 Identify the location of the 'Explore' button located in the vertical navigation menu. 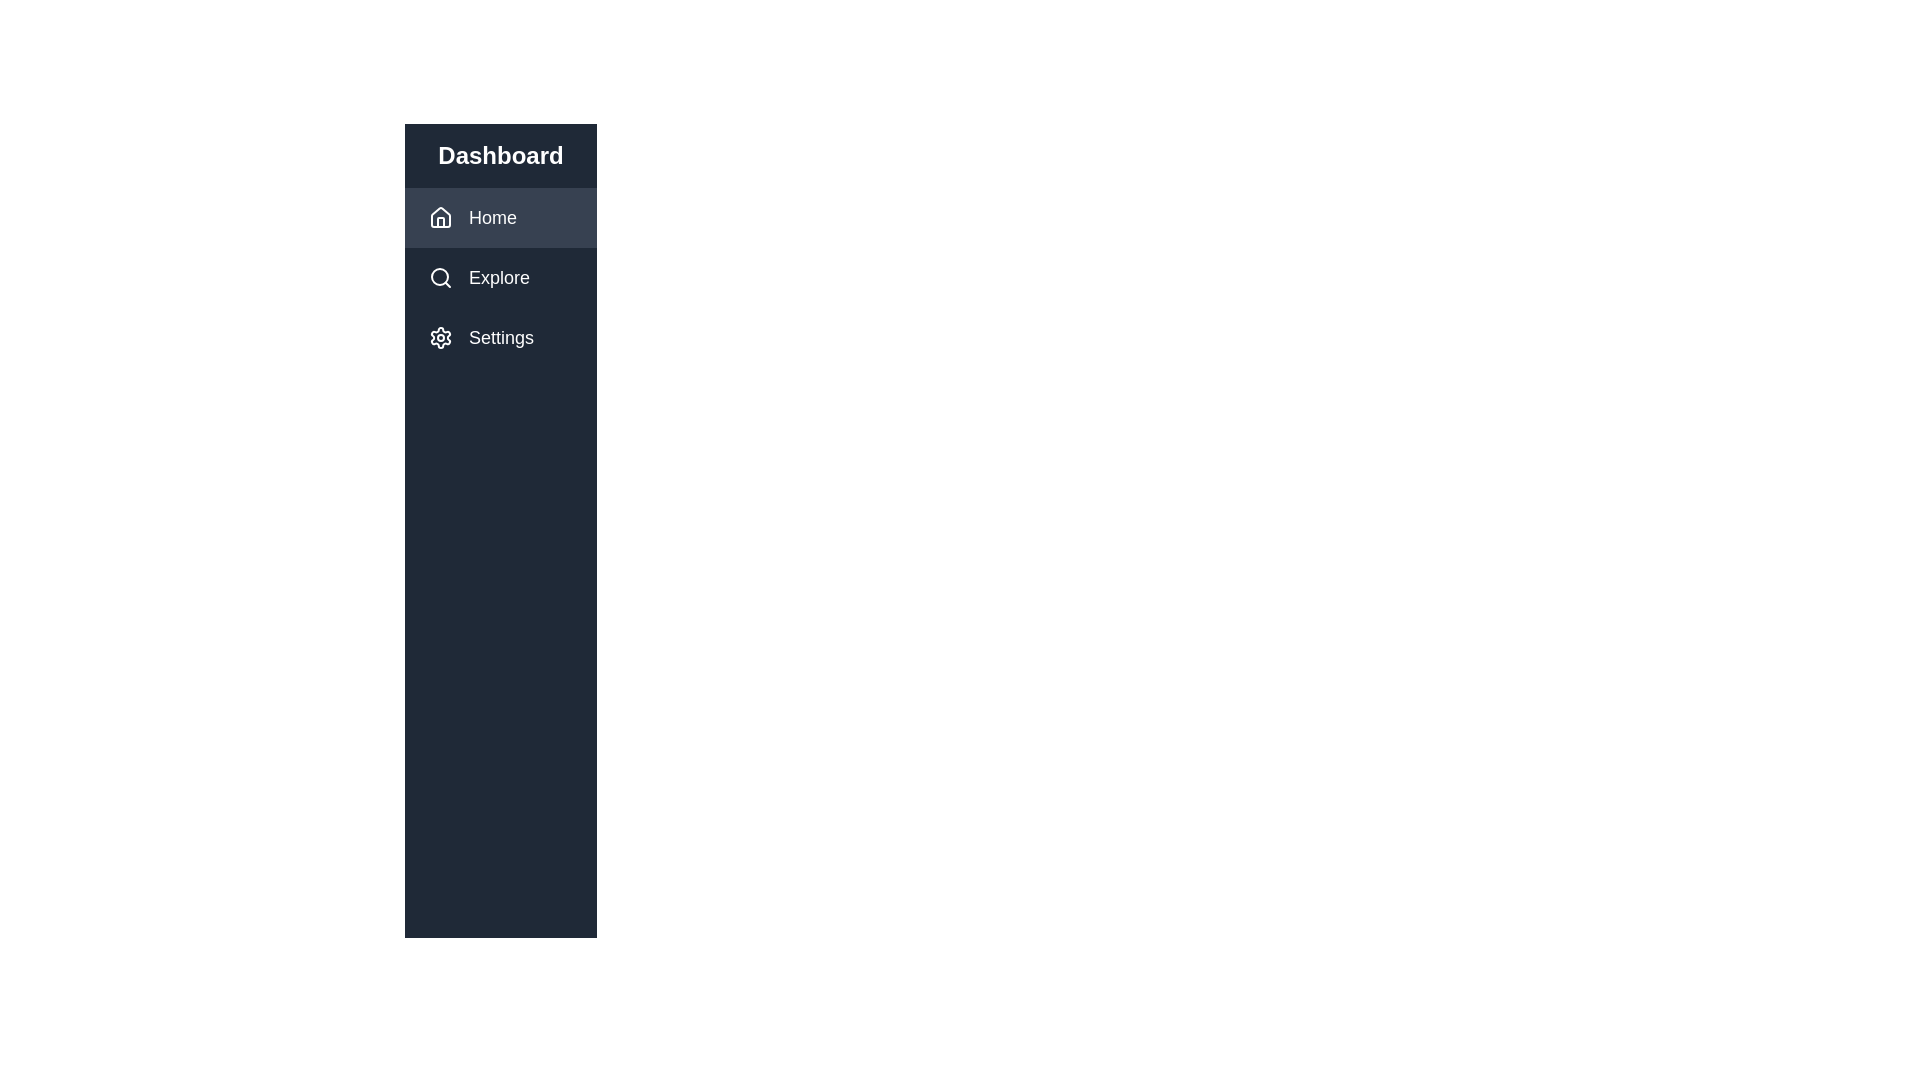
(500, 277).